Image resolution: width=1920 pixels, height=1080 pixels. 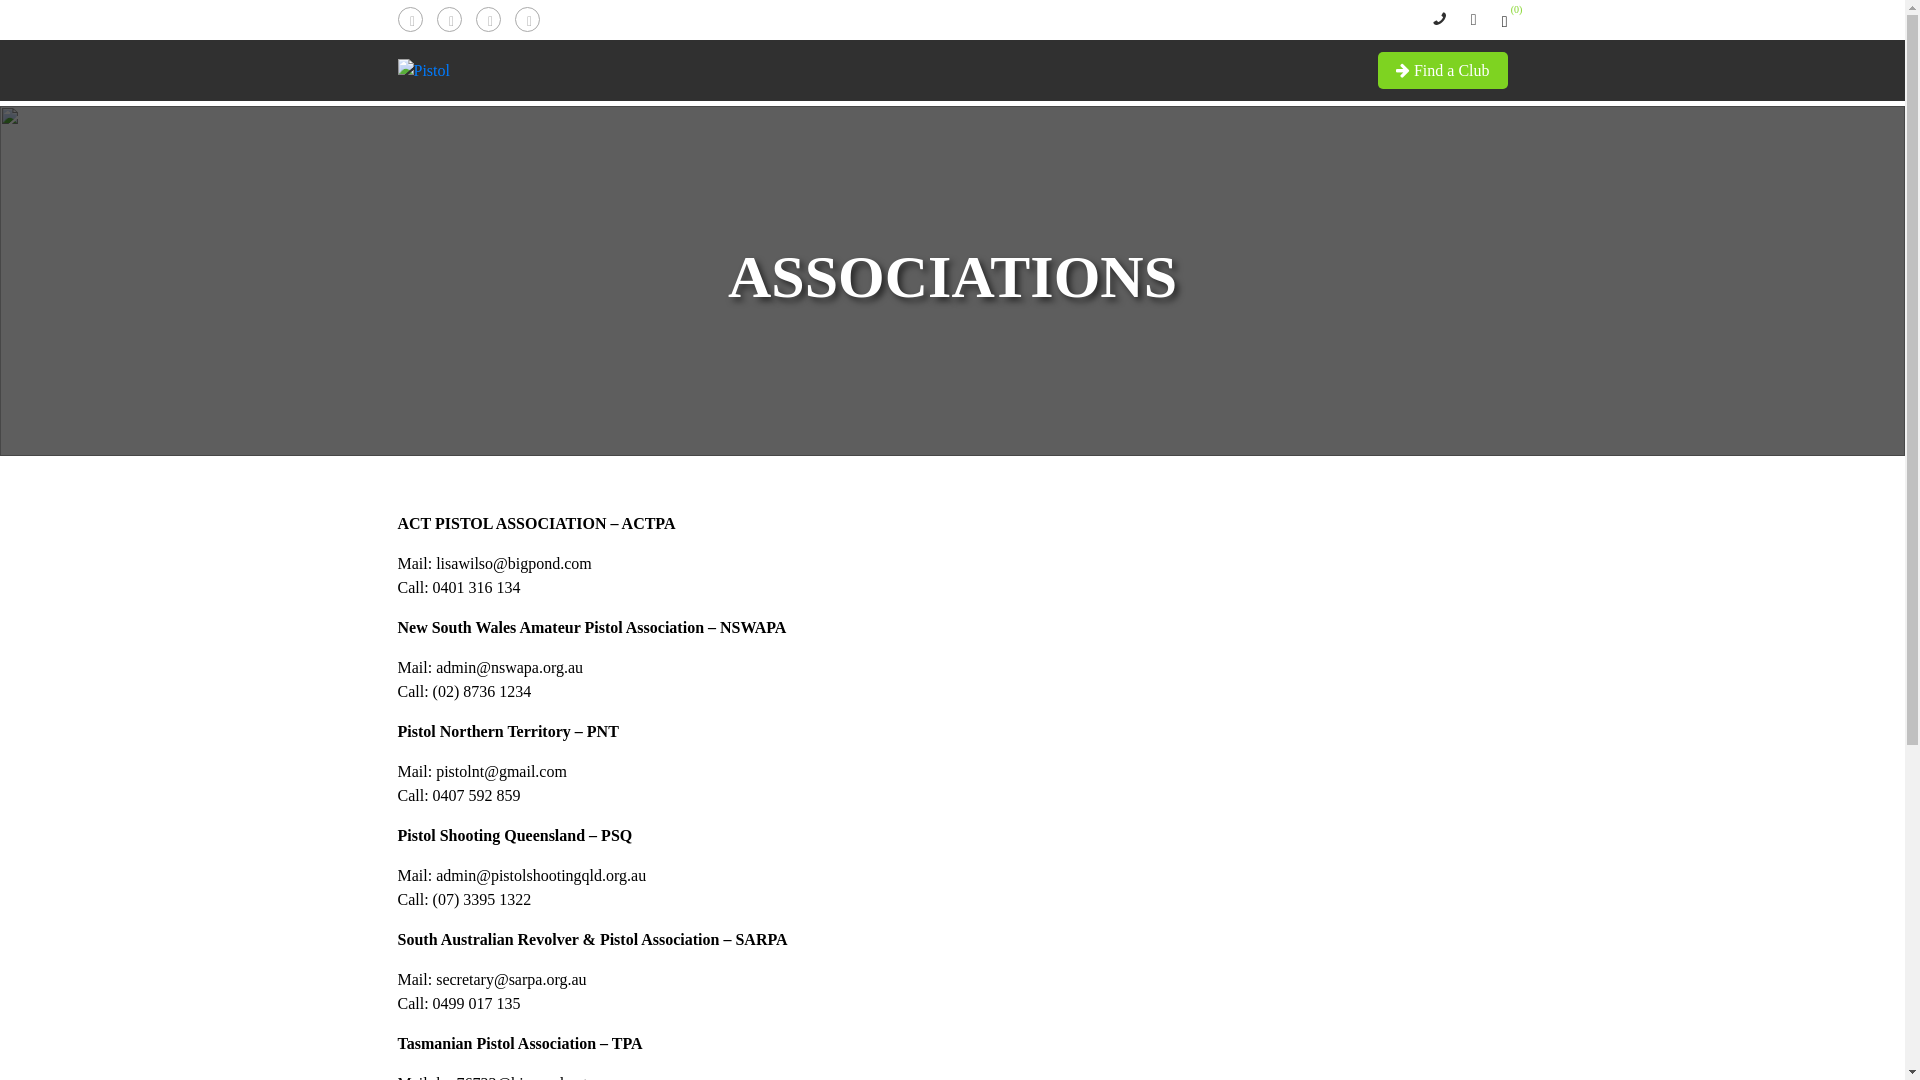 I want to click on 'pistolnt@gmail.com', so click(x=501, y=770).